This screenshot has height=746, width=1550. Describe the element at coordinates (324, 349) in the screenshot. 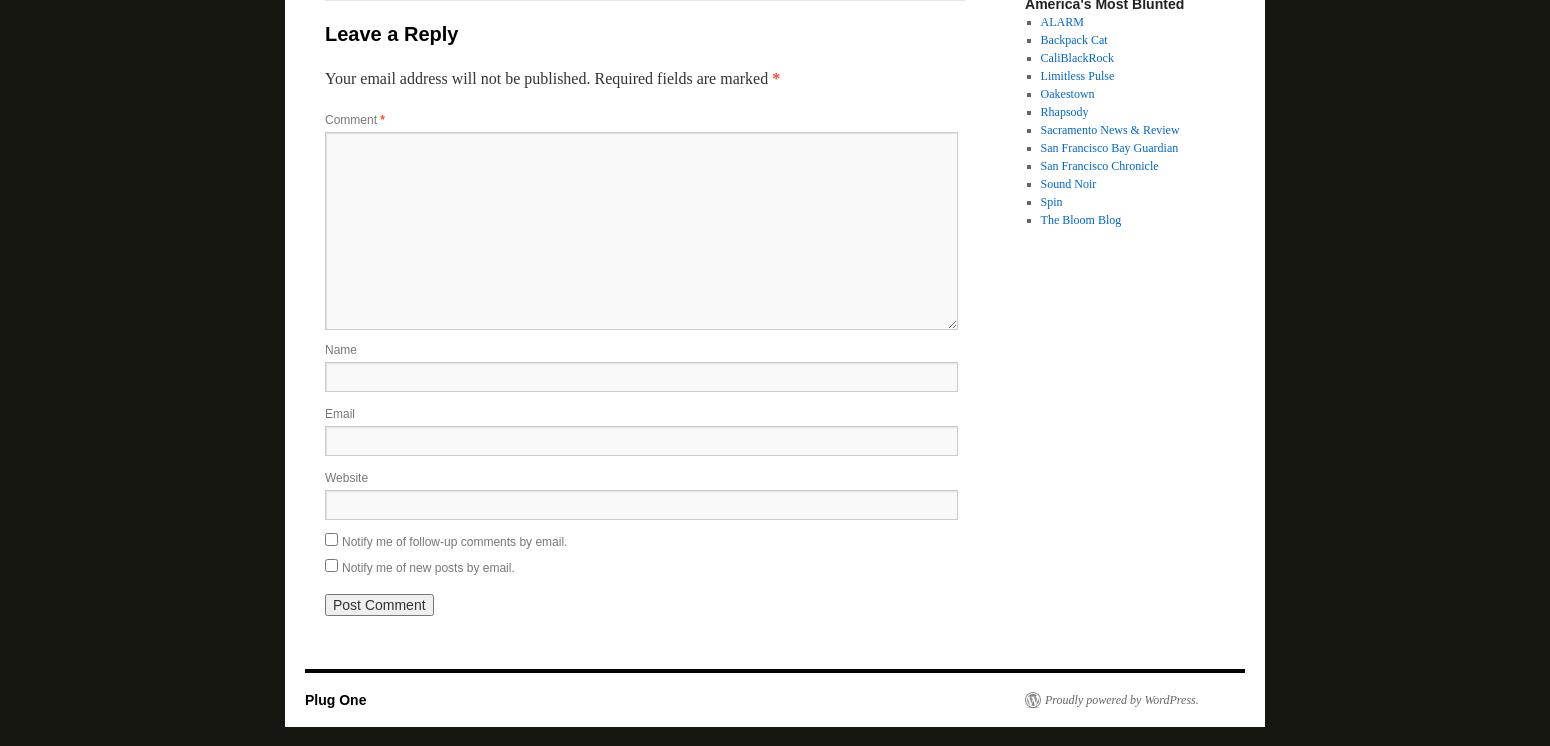

I see `'Name'` at that location.